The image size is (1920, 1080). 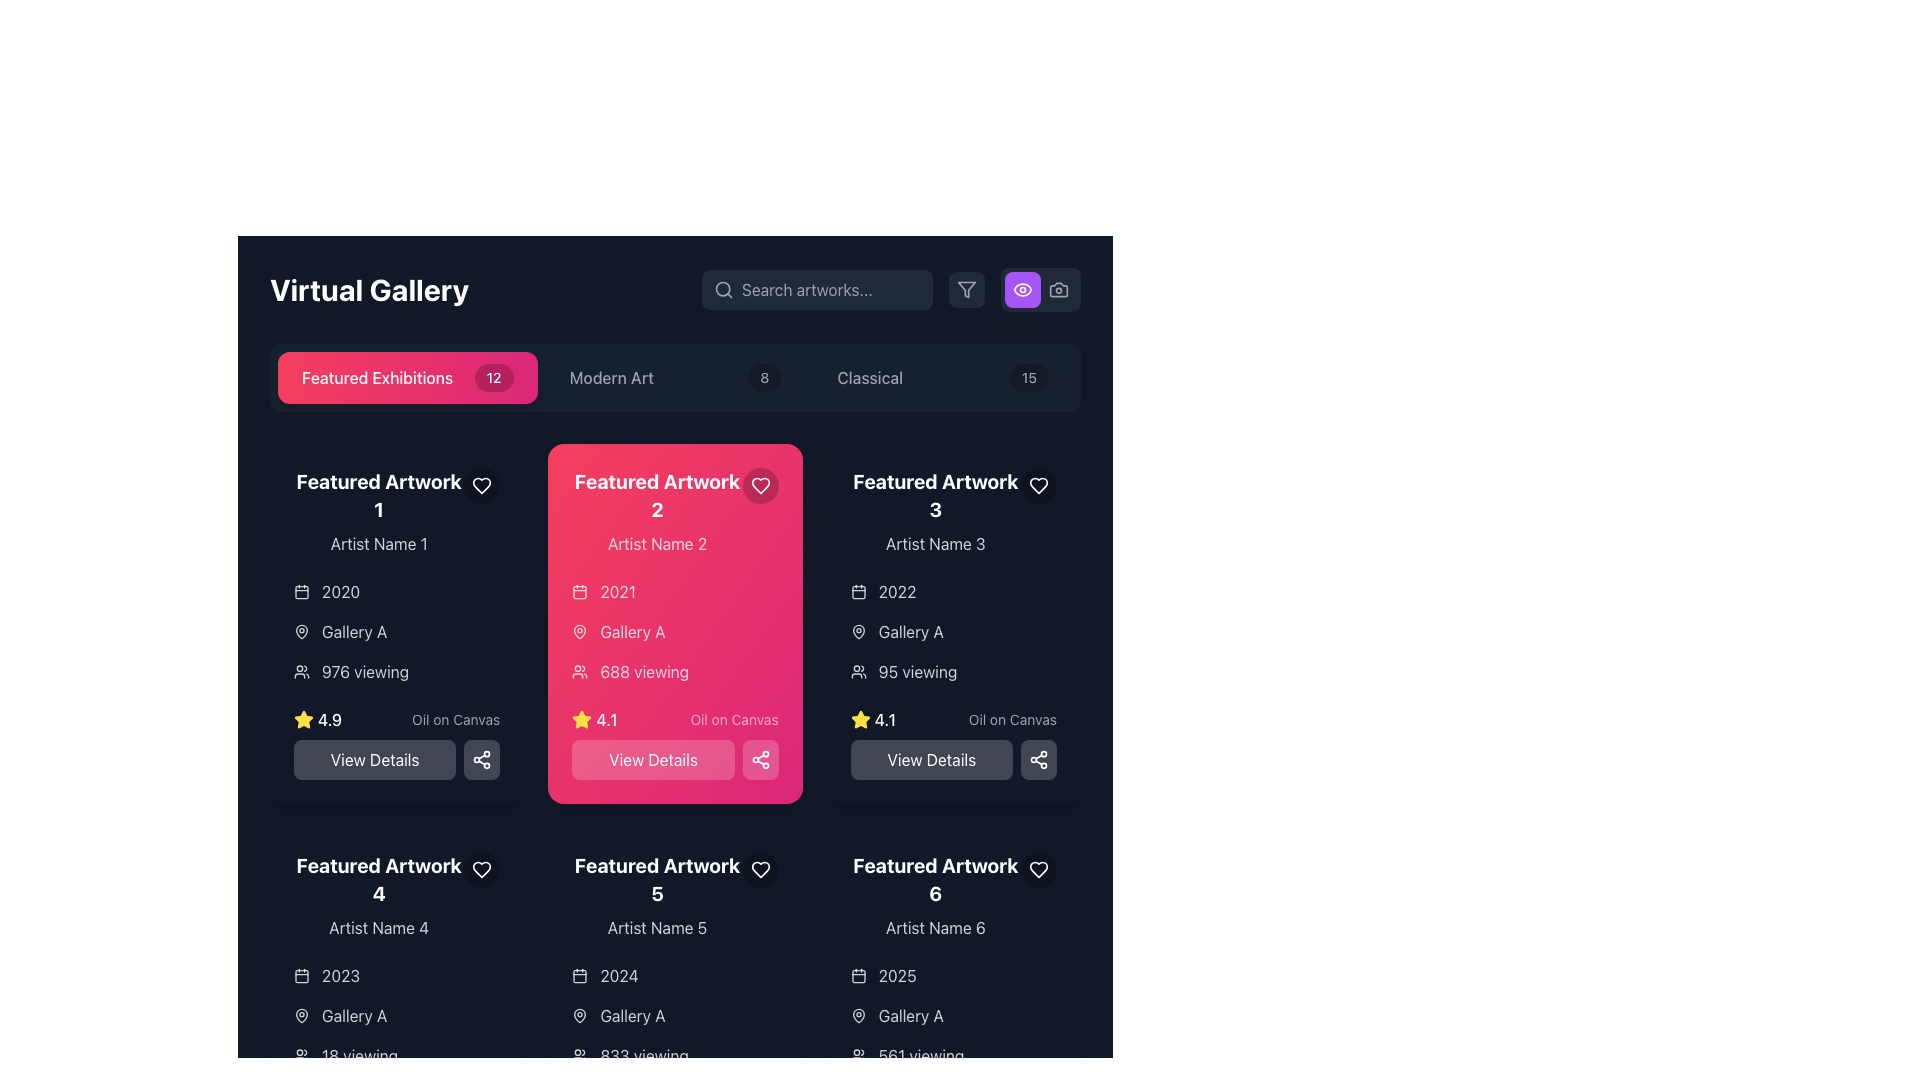 I want to click on the favorite or like indicator button located in the top-right corner of the 'Featured Artwork 6' card, so click(x=1038, y=869).